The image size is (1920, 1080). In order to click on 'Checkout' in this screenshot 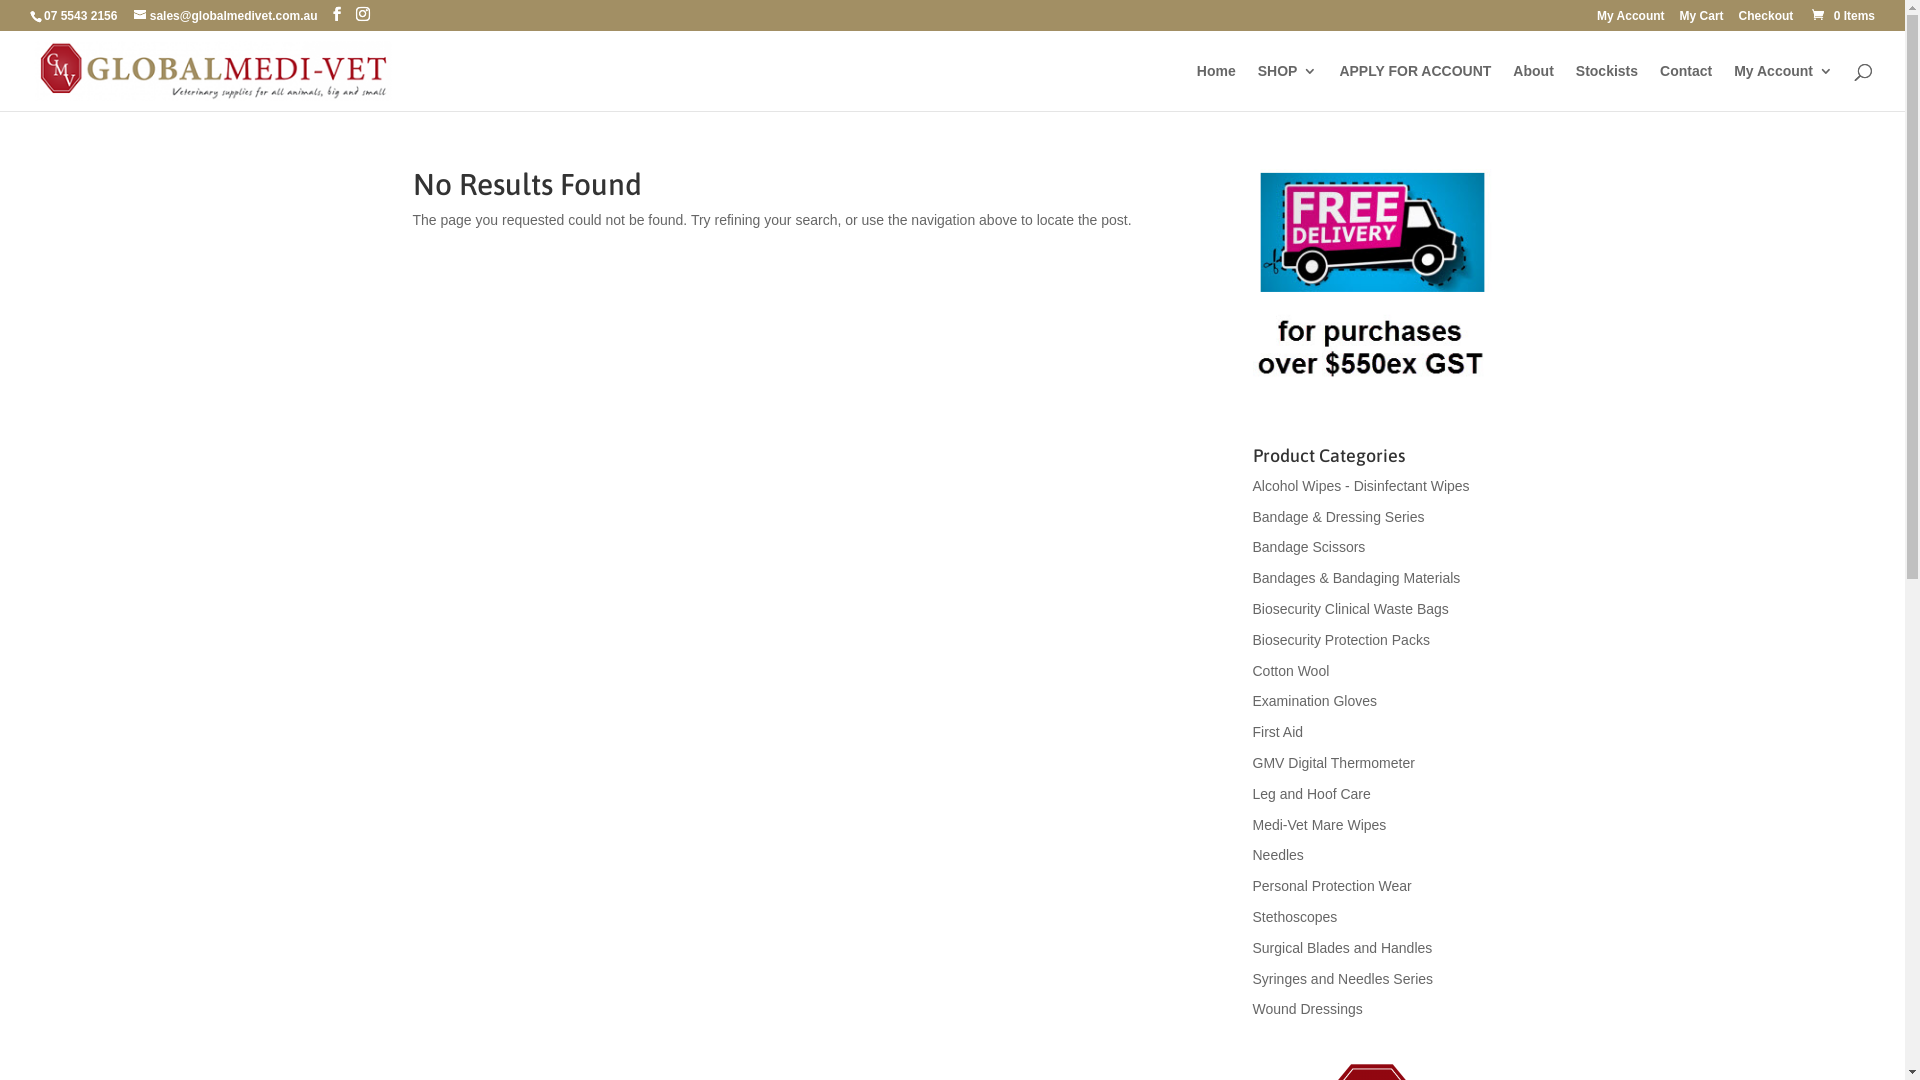, I will do `click(1766, 20)`.